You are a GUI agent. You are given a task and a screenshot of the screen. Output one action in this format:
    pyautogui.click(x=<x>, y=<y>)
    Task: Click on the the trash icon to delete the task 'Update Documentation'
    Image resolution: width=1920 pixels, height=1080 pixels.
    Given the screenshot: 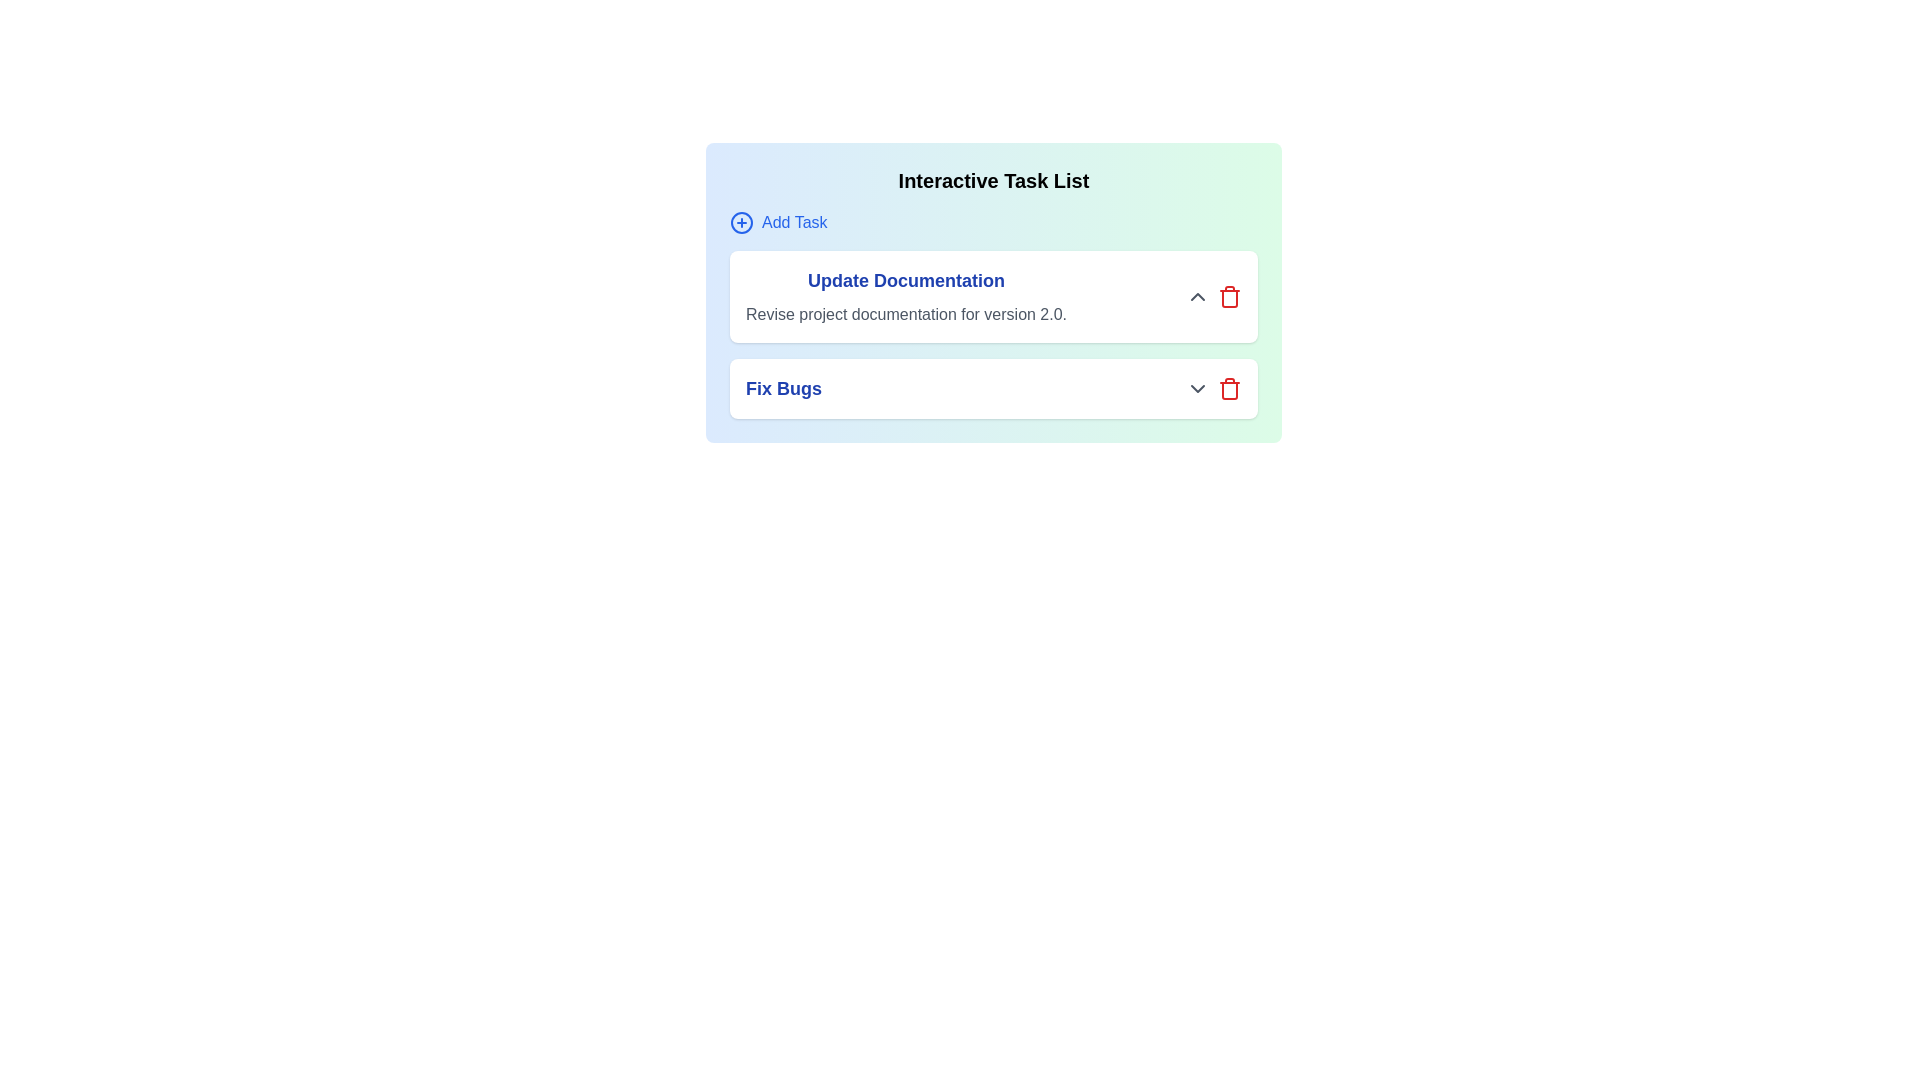 What is the action you would take?
    pyautogui.click(x=1228, y=297)
    